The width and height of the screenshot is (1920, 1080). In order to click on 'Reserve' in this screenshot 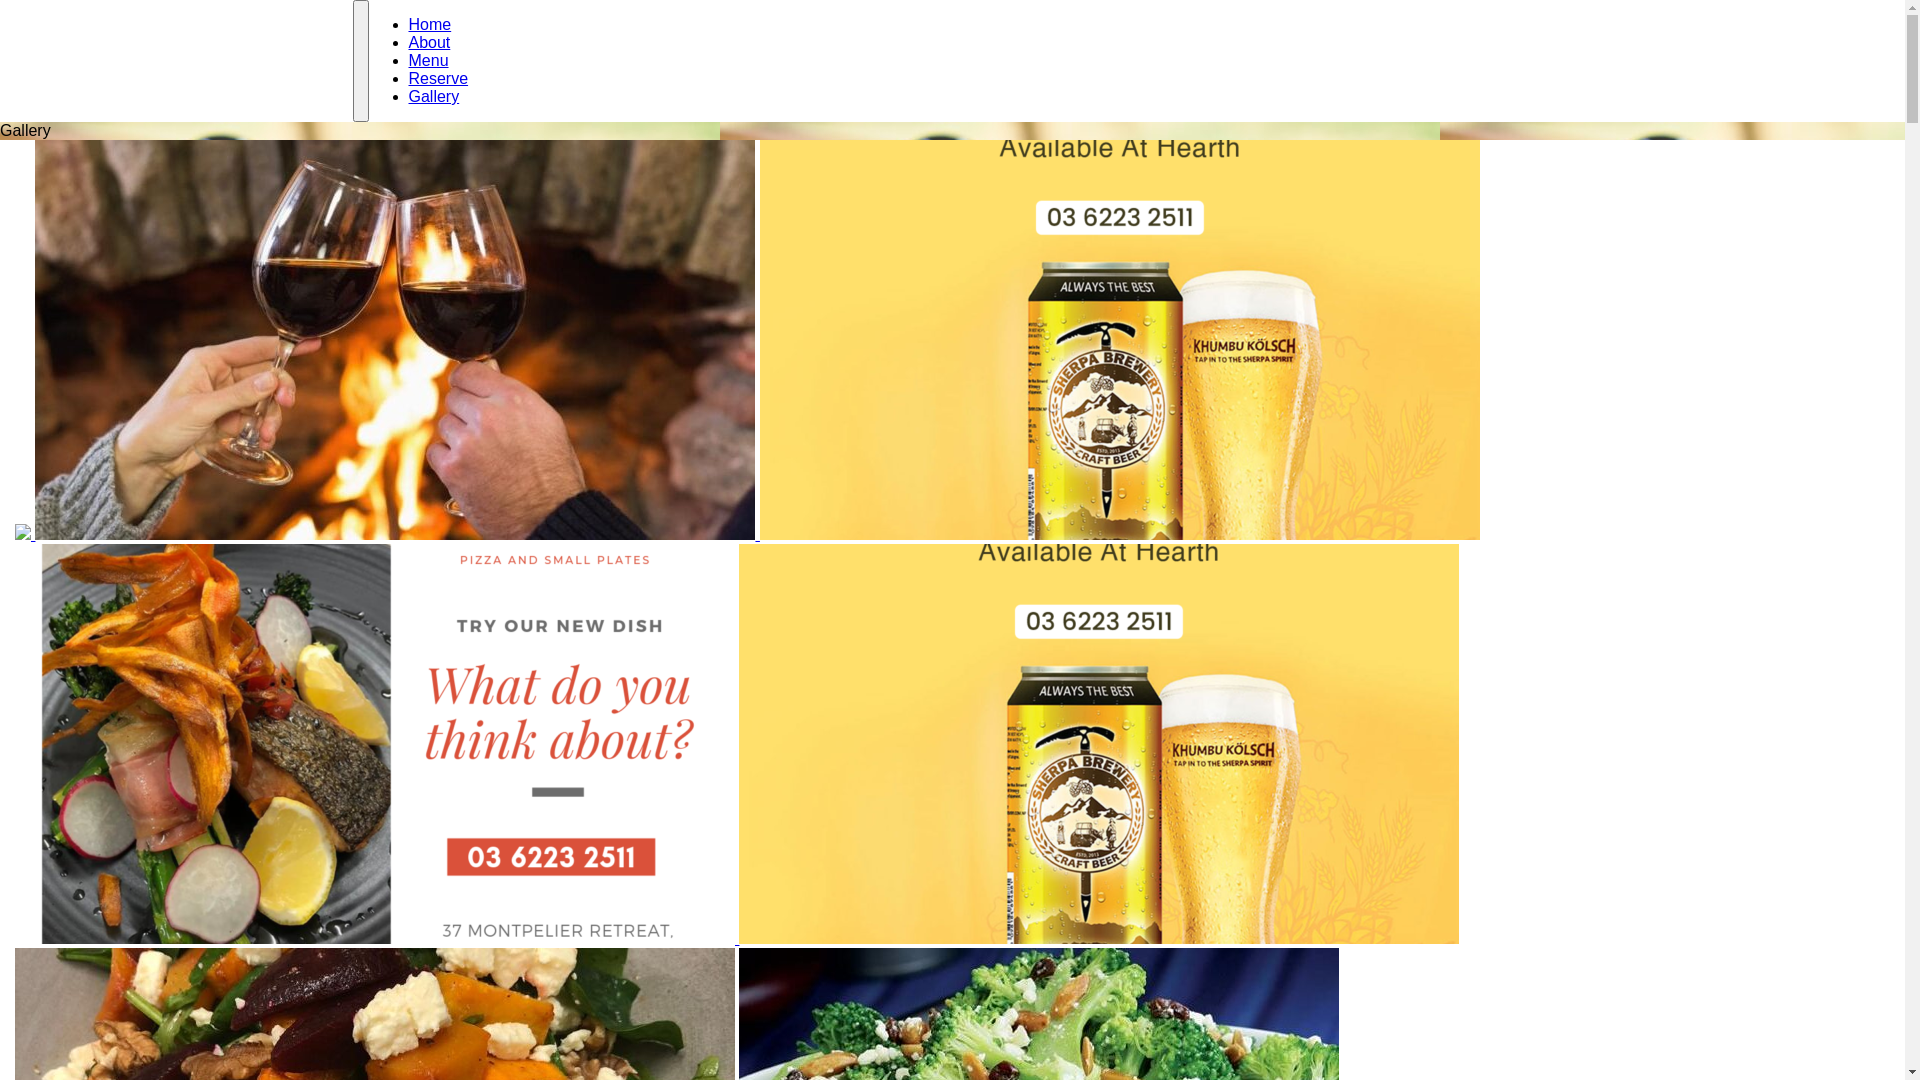, I will do `click(436, 77)`.